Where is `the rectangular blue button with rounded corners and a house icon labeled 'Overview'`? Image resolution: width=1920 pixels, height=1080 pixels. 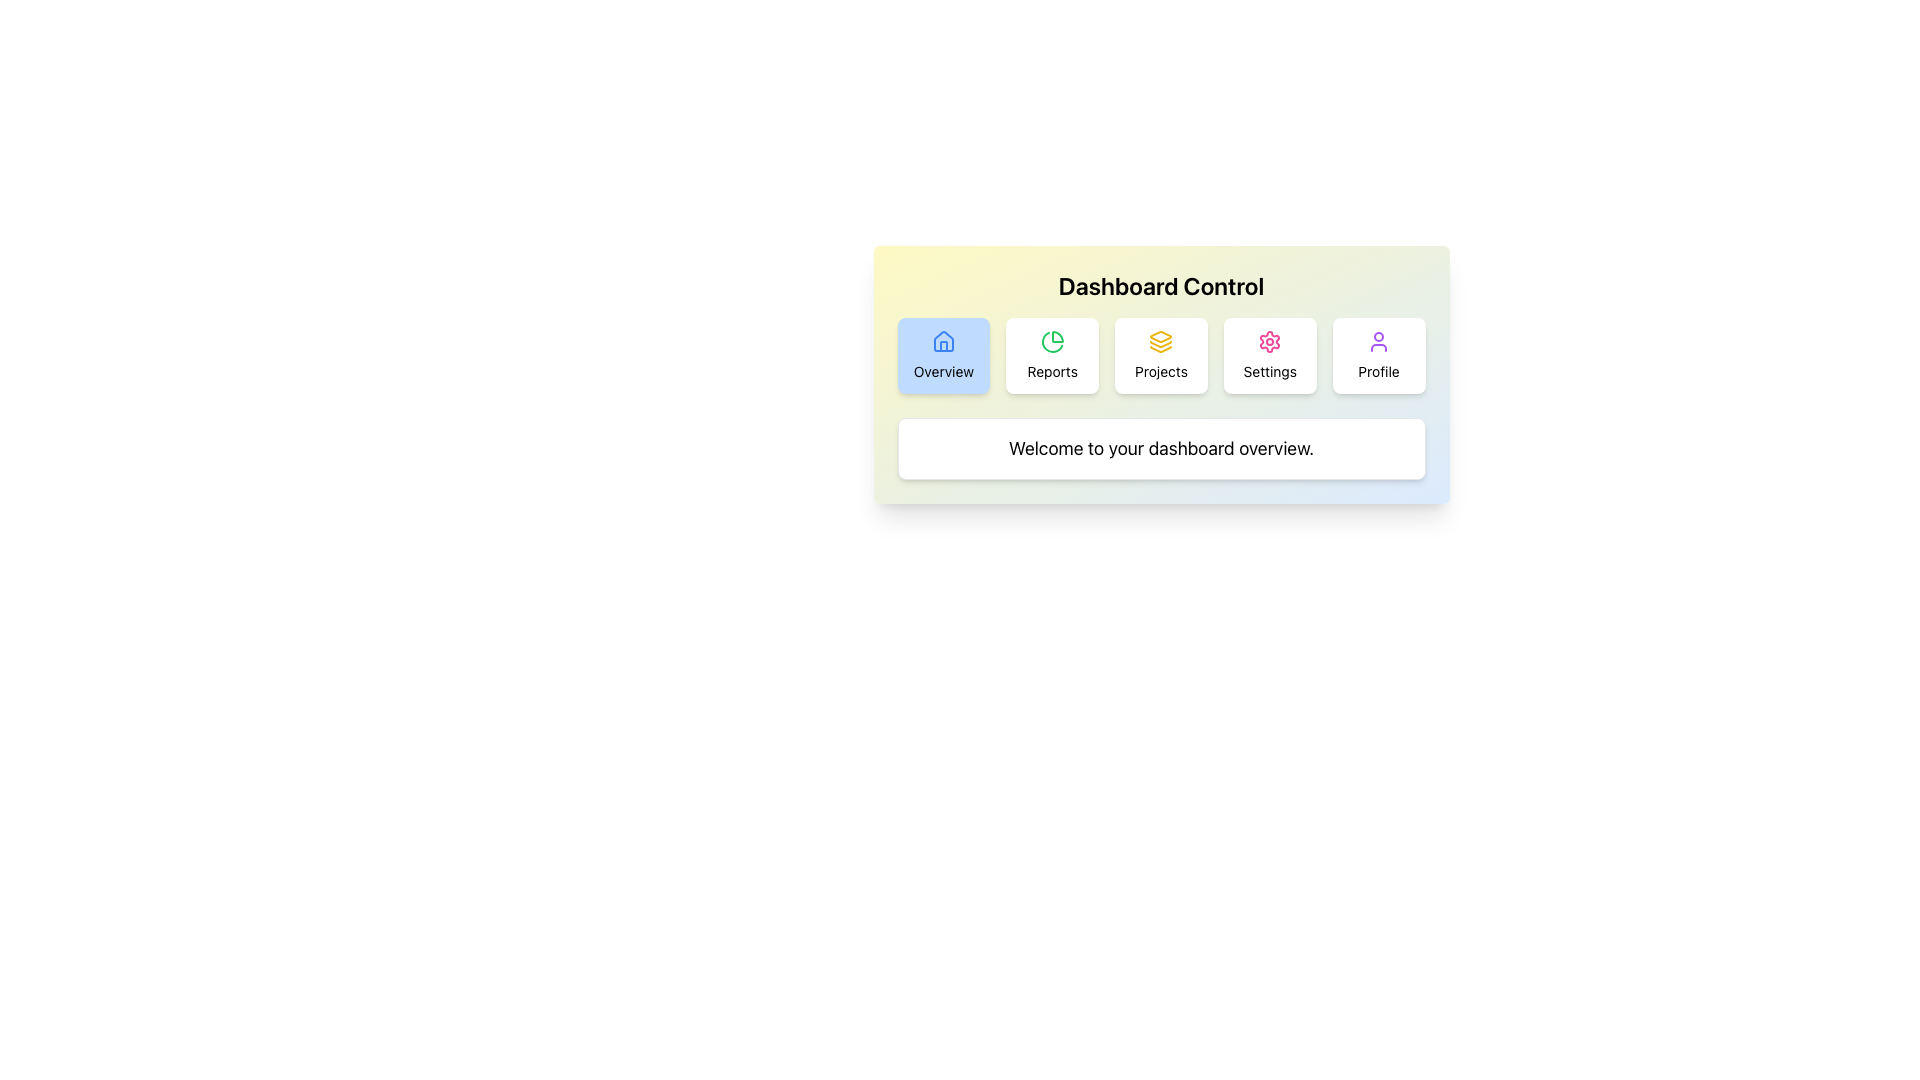
the rectangular blue button with rounded corners and a house icon labeled 'Overview' is located at coordinates (942, 354).